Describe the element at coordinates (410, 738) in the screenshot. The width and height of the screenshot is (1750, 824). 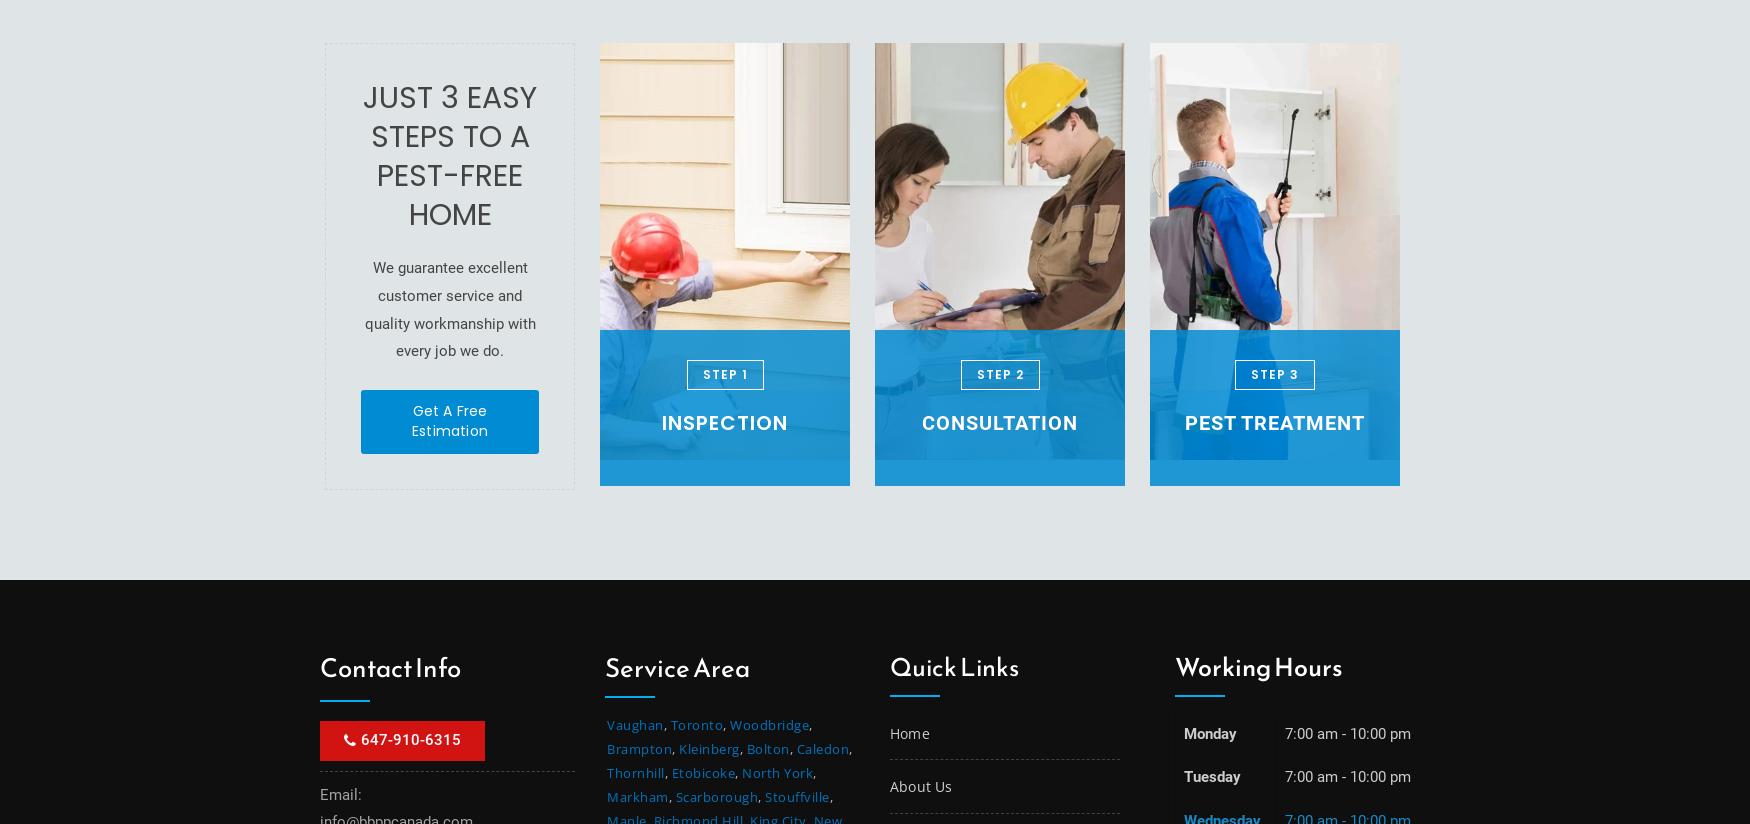
I see `'647-910-6315'` at that location.